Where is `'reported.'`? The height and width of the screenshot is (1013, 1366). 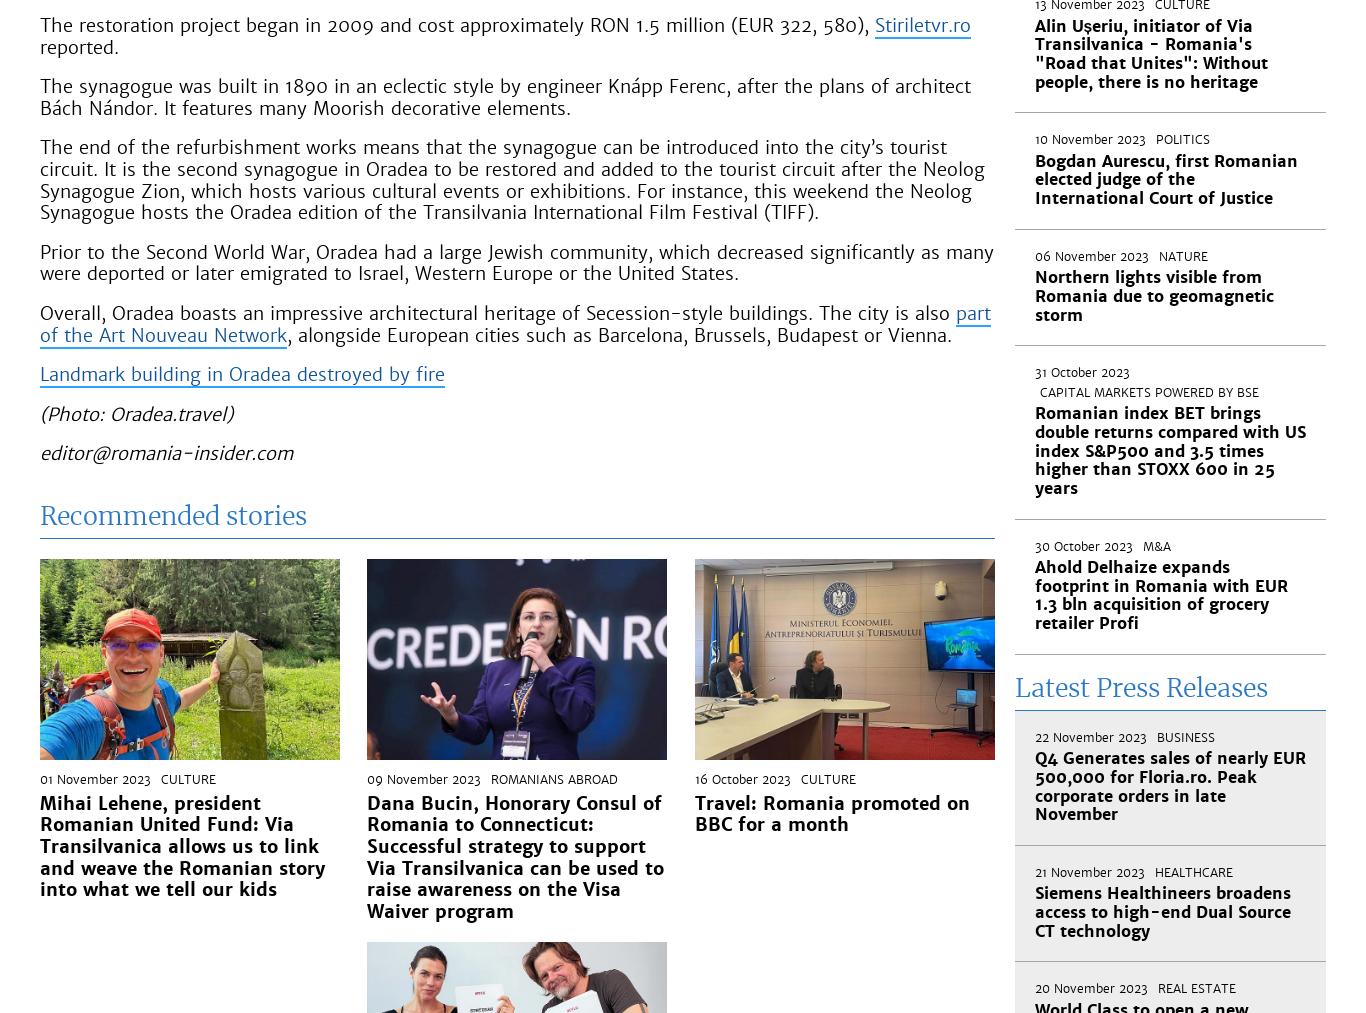
'reported.' is located at coordinates (79, 45).